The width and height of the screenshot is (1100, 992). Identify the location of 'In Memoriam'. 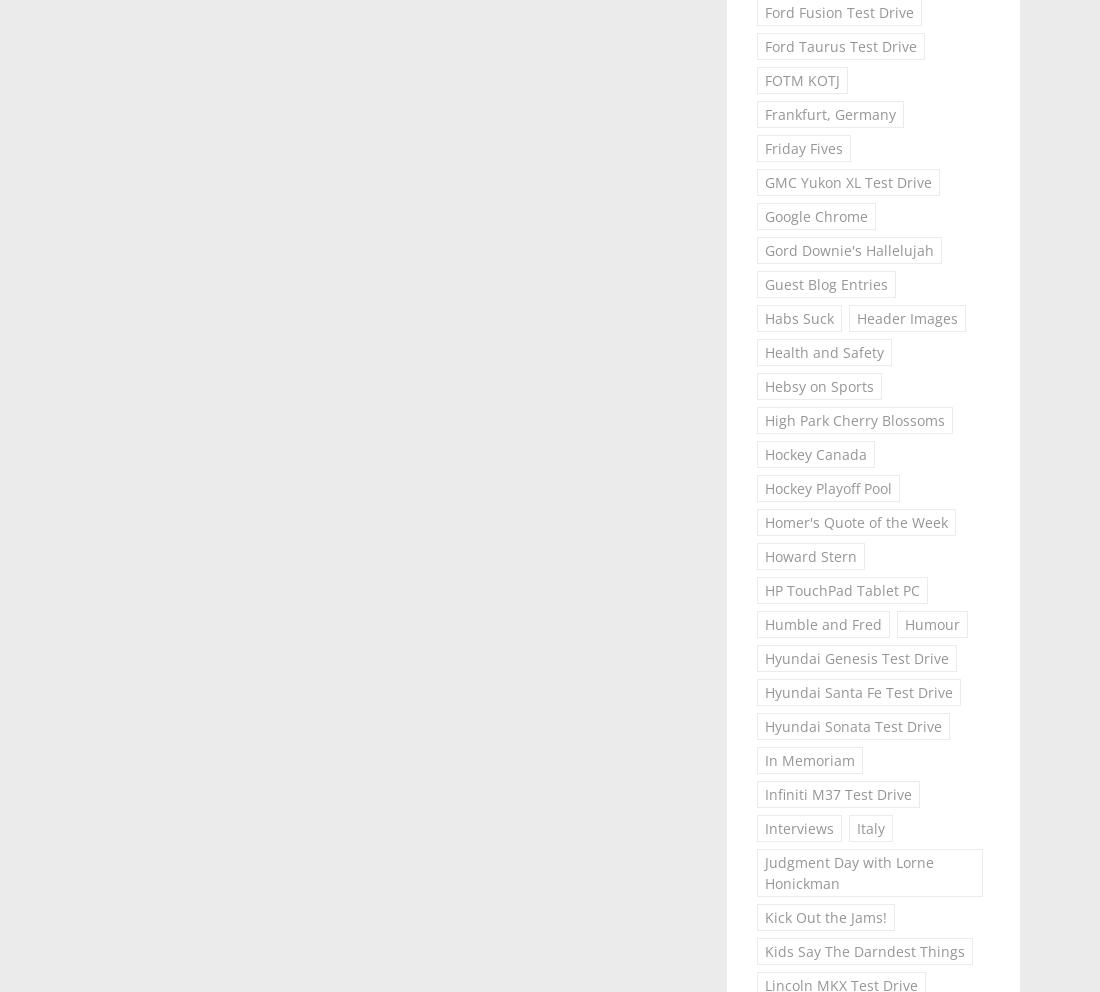
(763, 759).